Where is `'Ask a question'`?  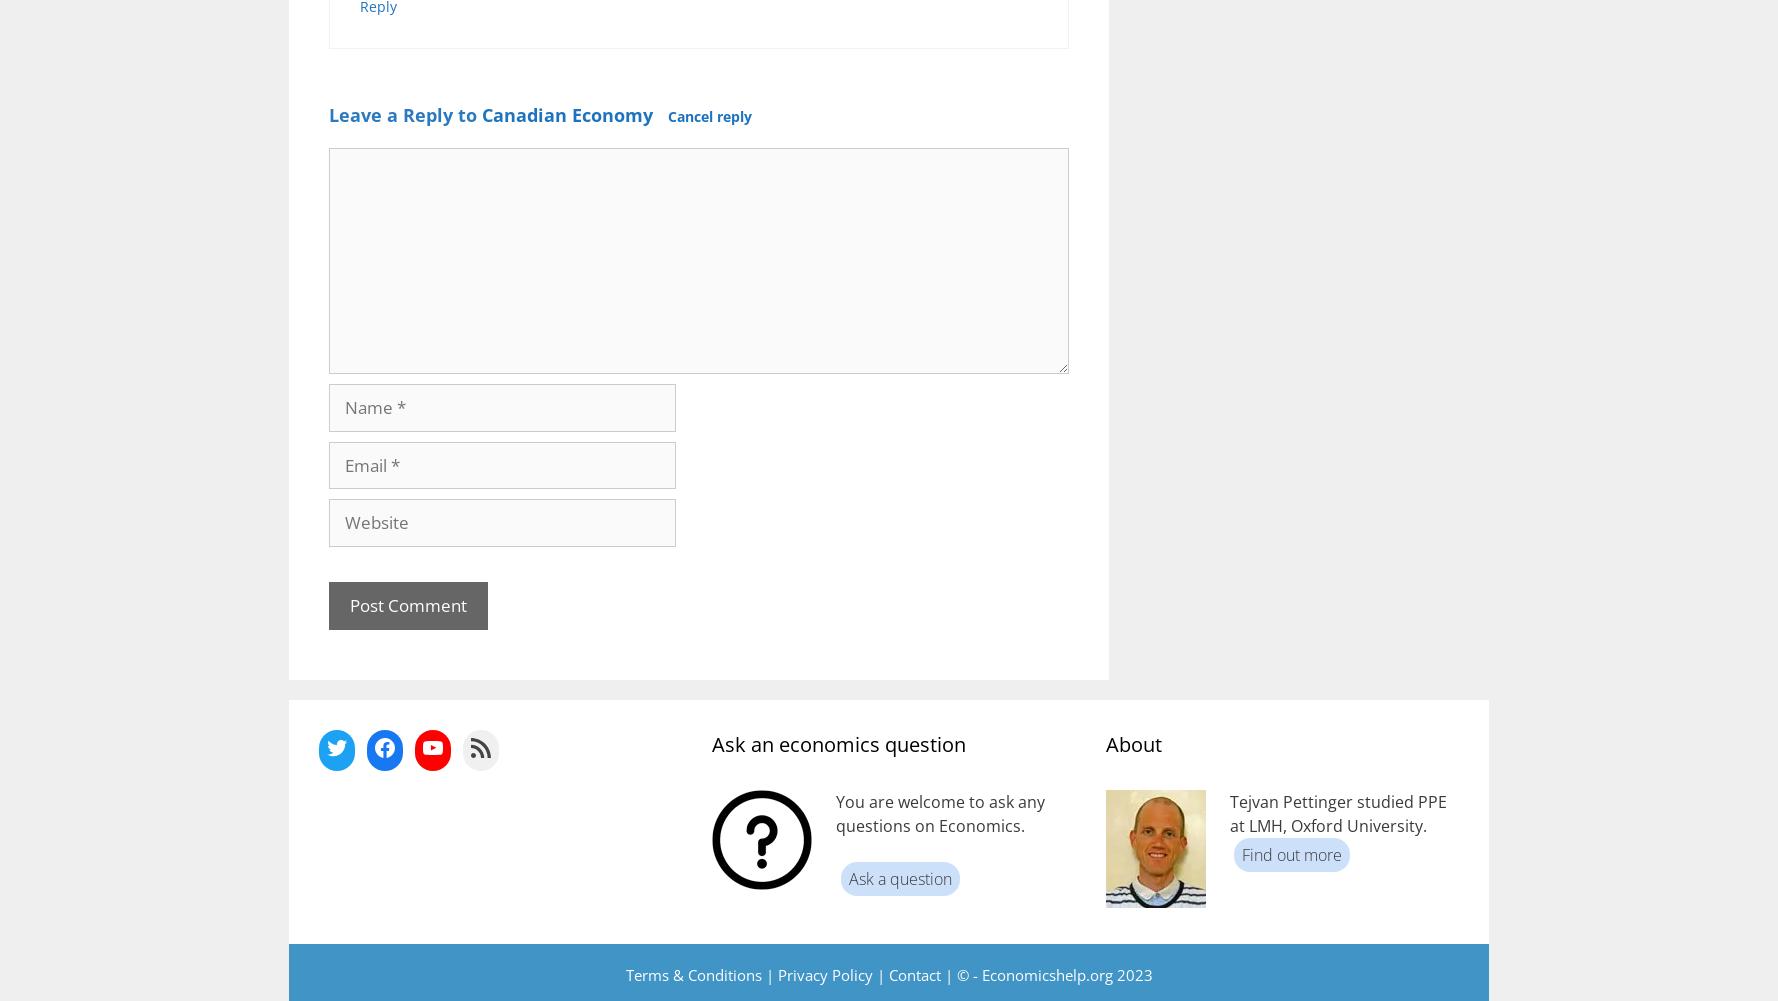 'Ask a question' is located at coordinates (900, 877).